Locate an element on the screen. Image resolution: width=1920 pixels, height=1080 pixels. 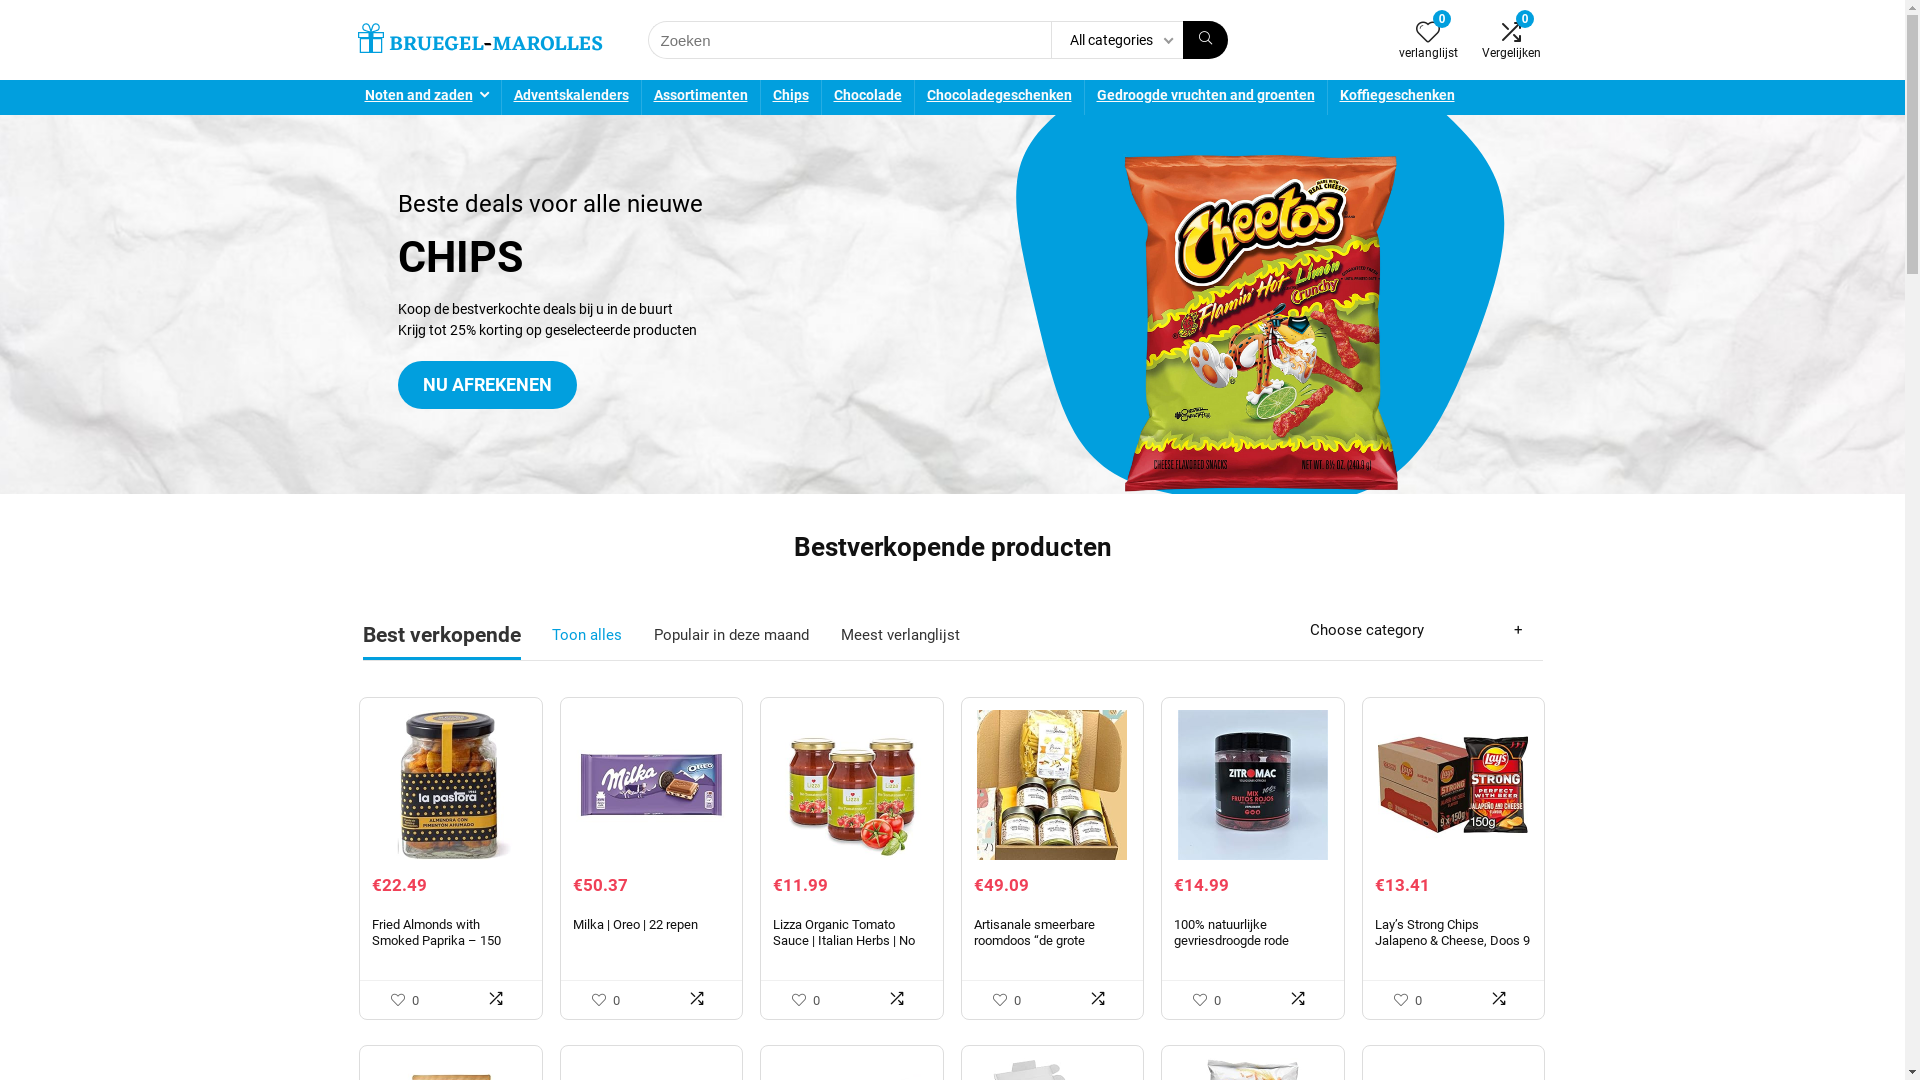
'Gedroogde vruchten and groenten' is located at coordinates (1203, 97).